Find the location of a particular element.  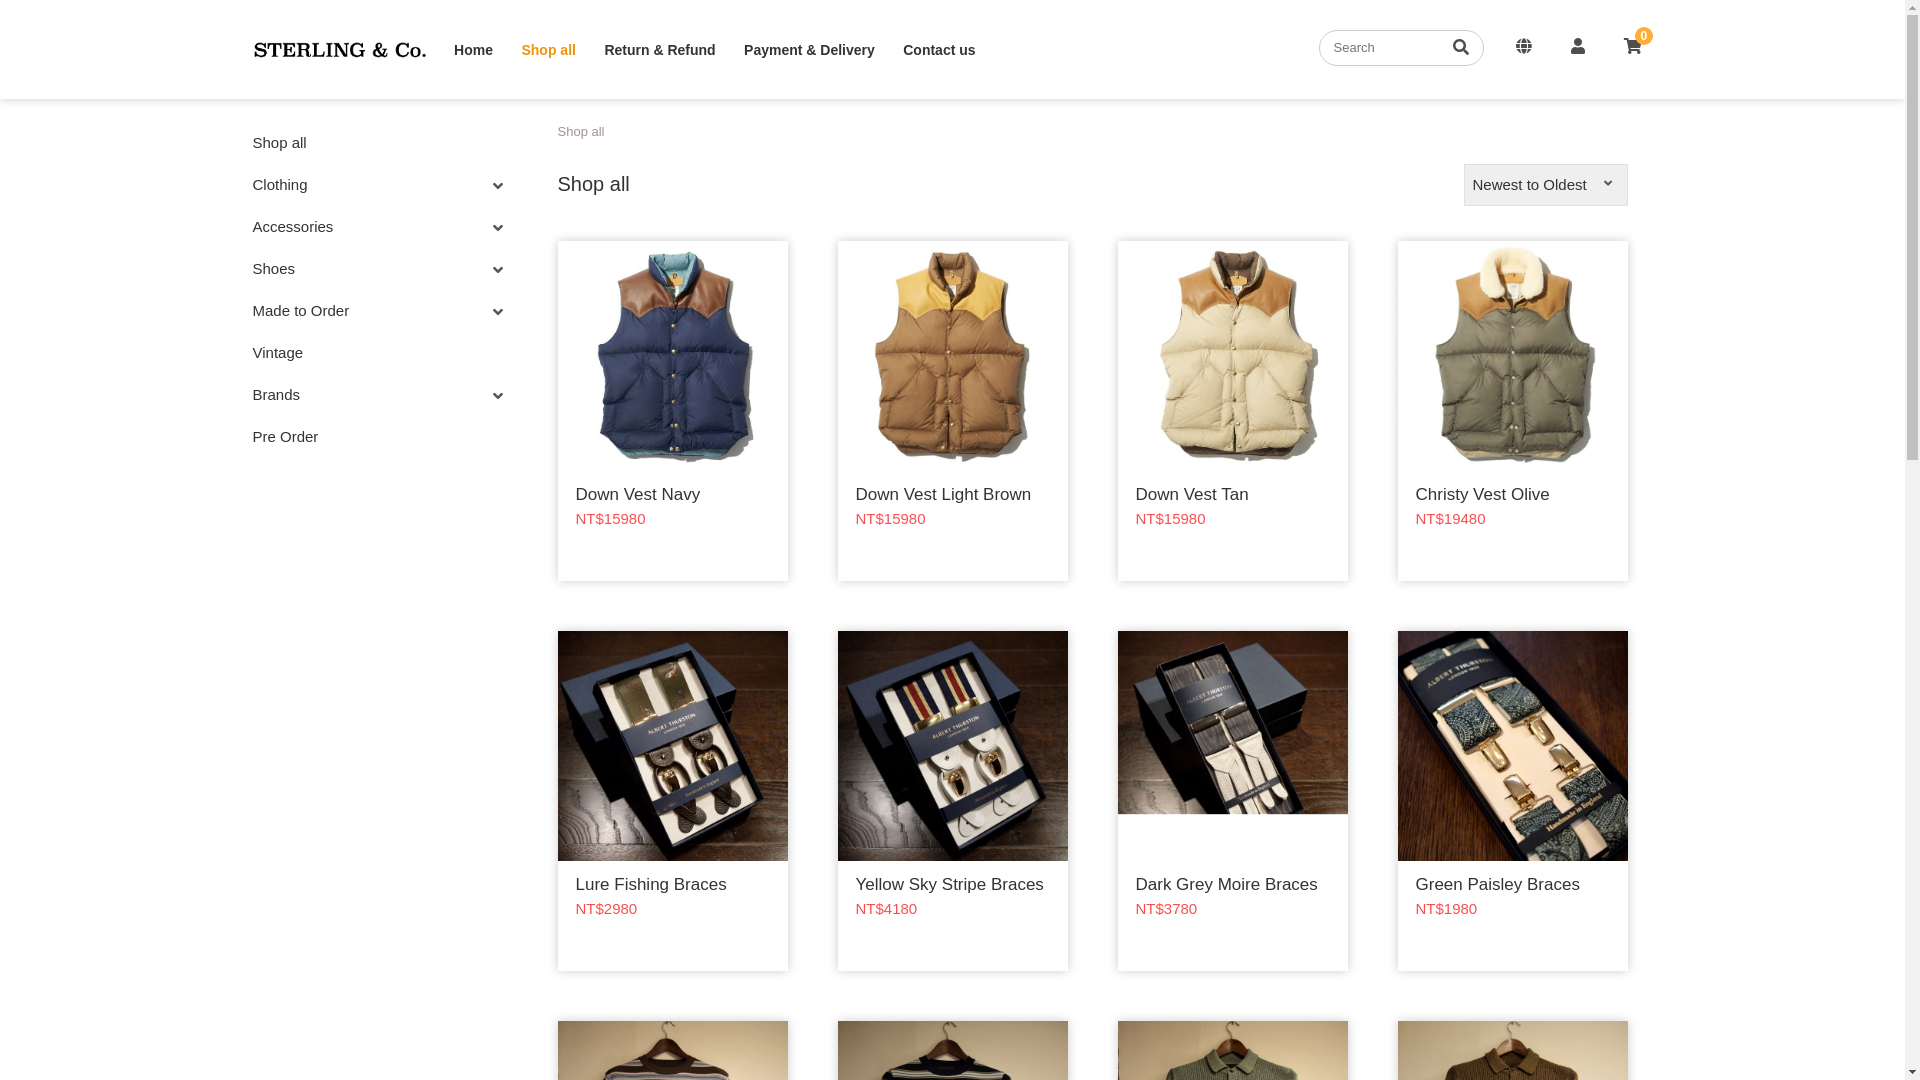

'Clothing' is located at coordinates (251, 184).